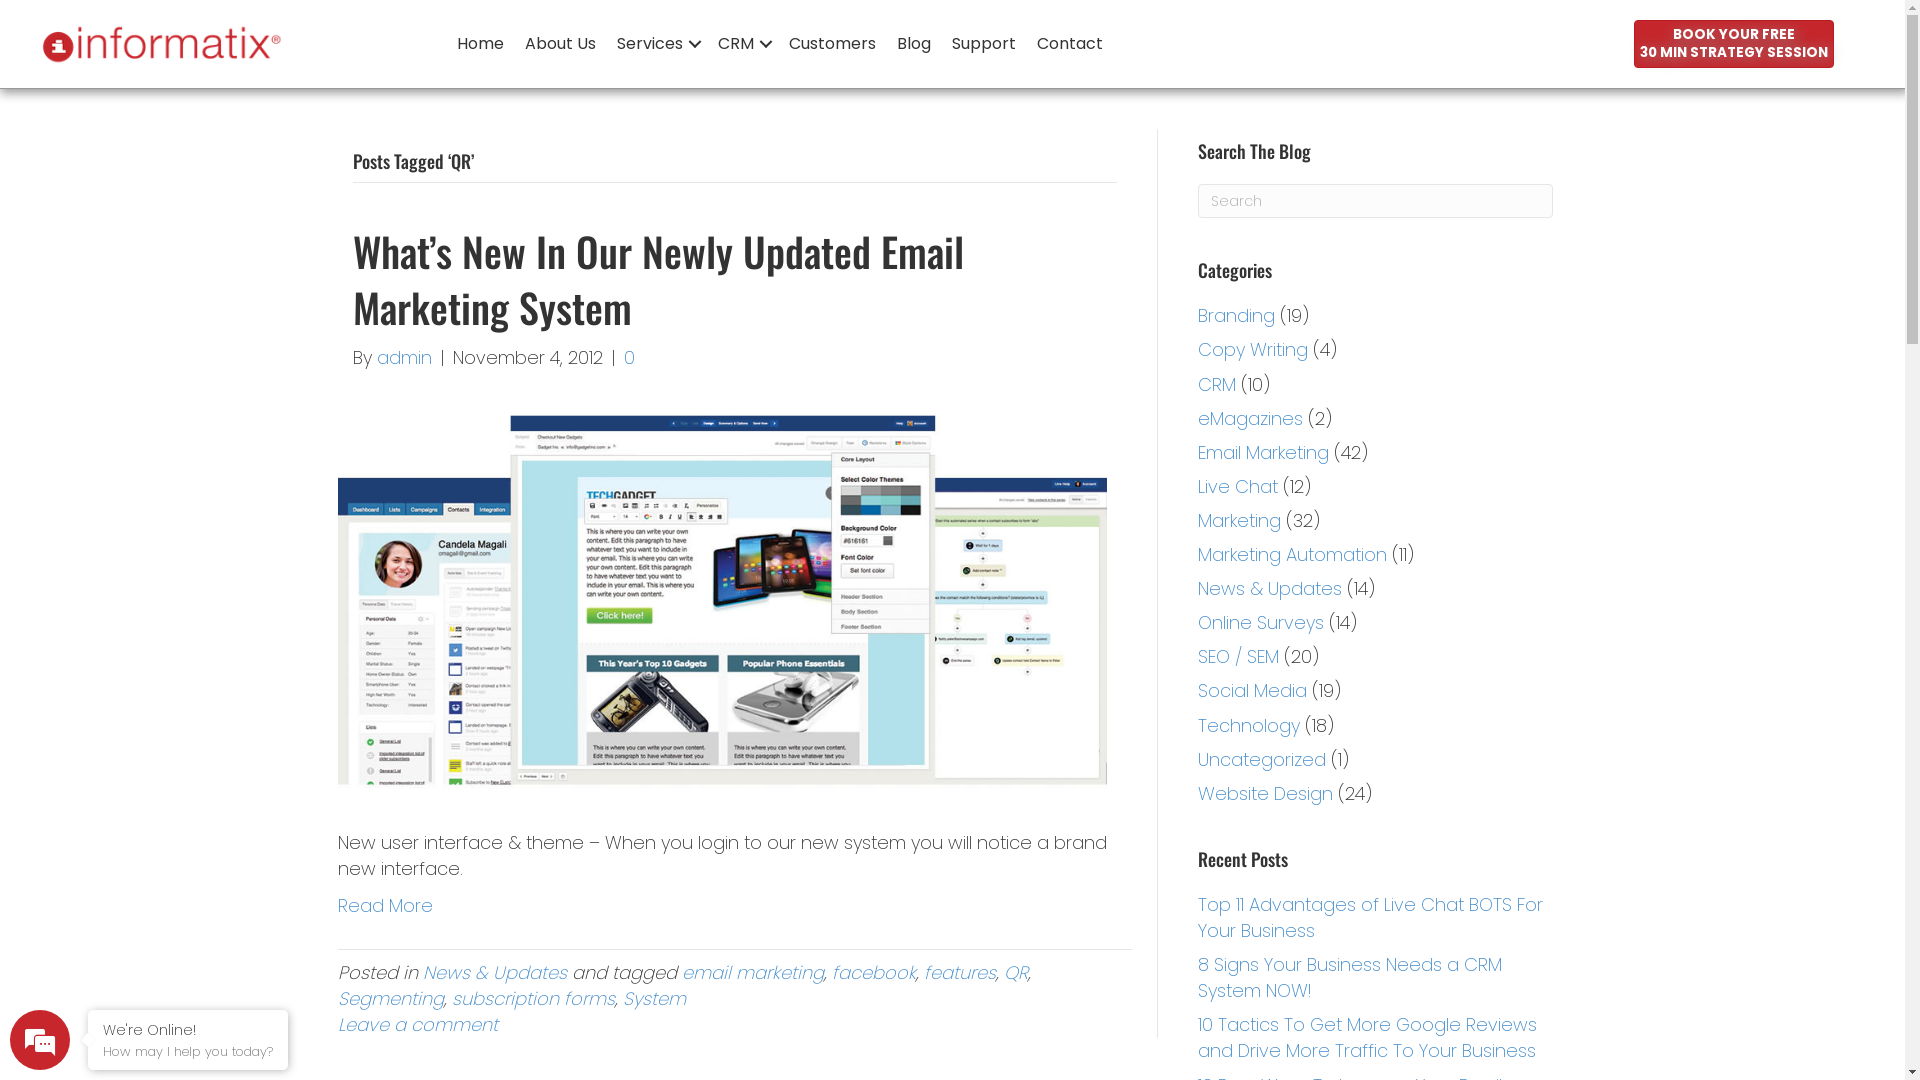 The image size is (1920, 1080). What do you see at coordinates (912, 43) in the screenshot?
I see `'Blog'` at bounding box center [912, 43].